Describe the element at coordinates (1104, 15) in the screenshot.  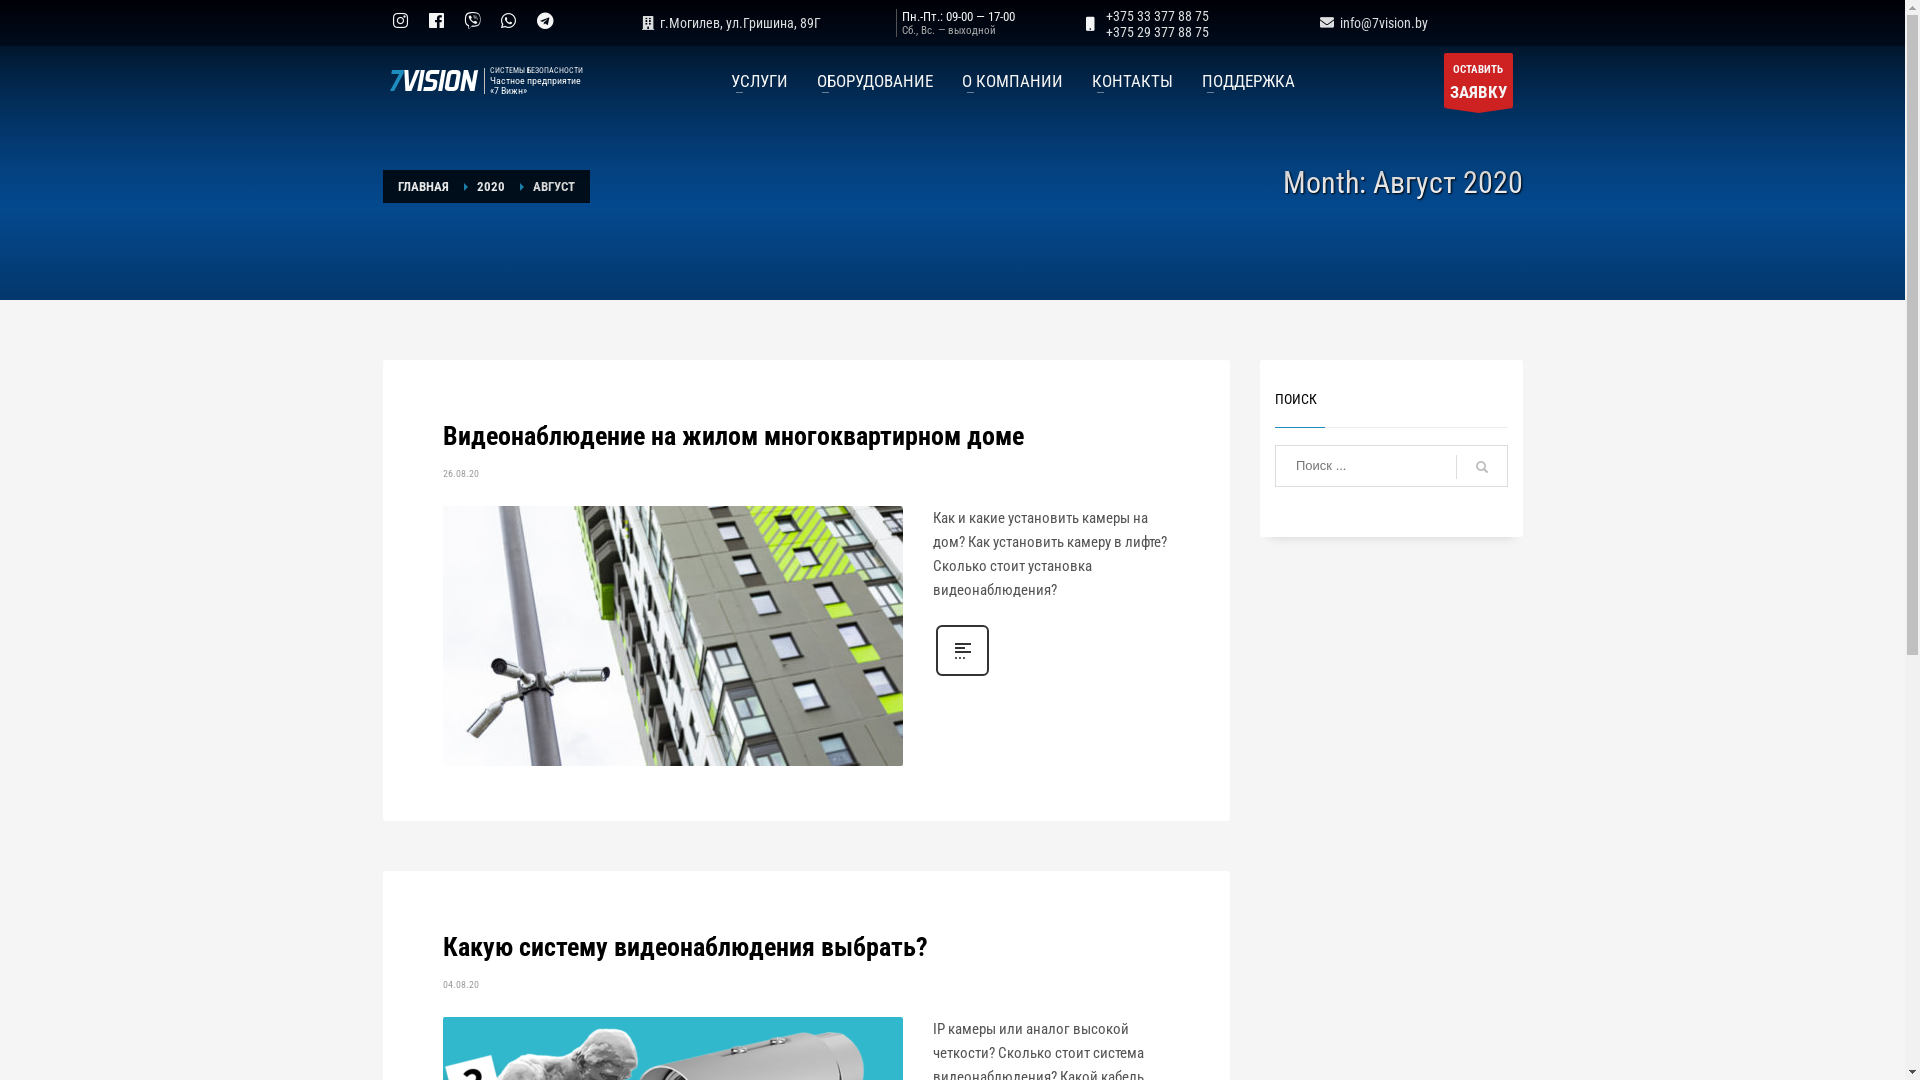
I see `'+375 33 377 88 75'` at that location.